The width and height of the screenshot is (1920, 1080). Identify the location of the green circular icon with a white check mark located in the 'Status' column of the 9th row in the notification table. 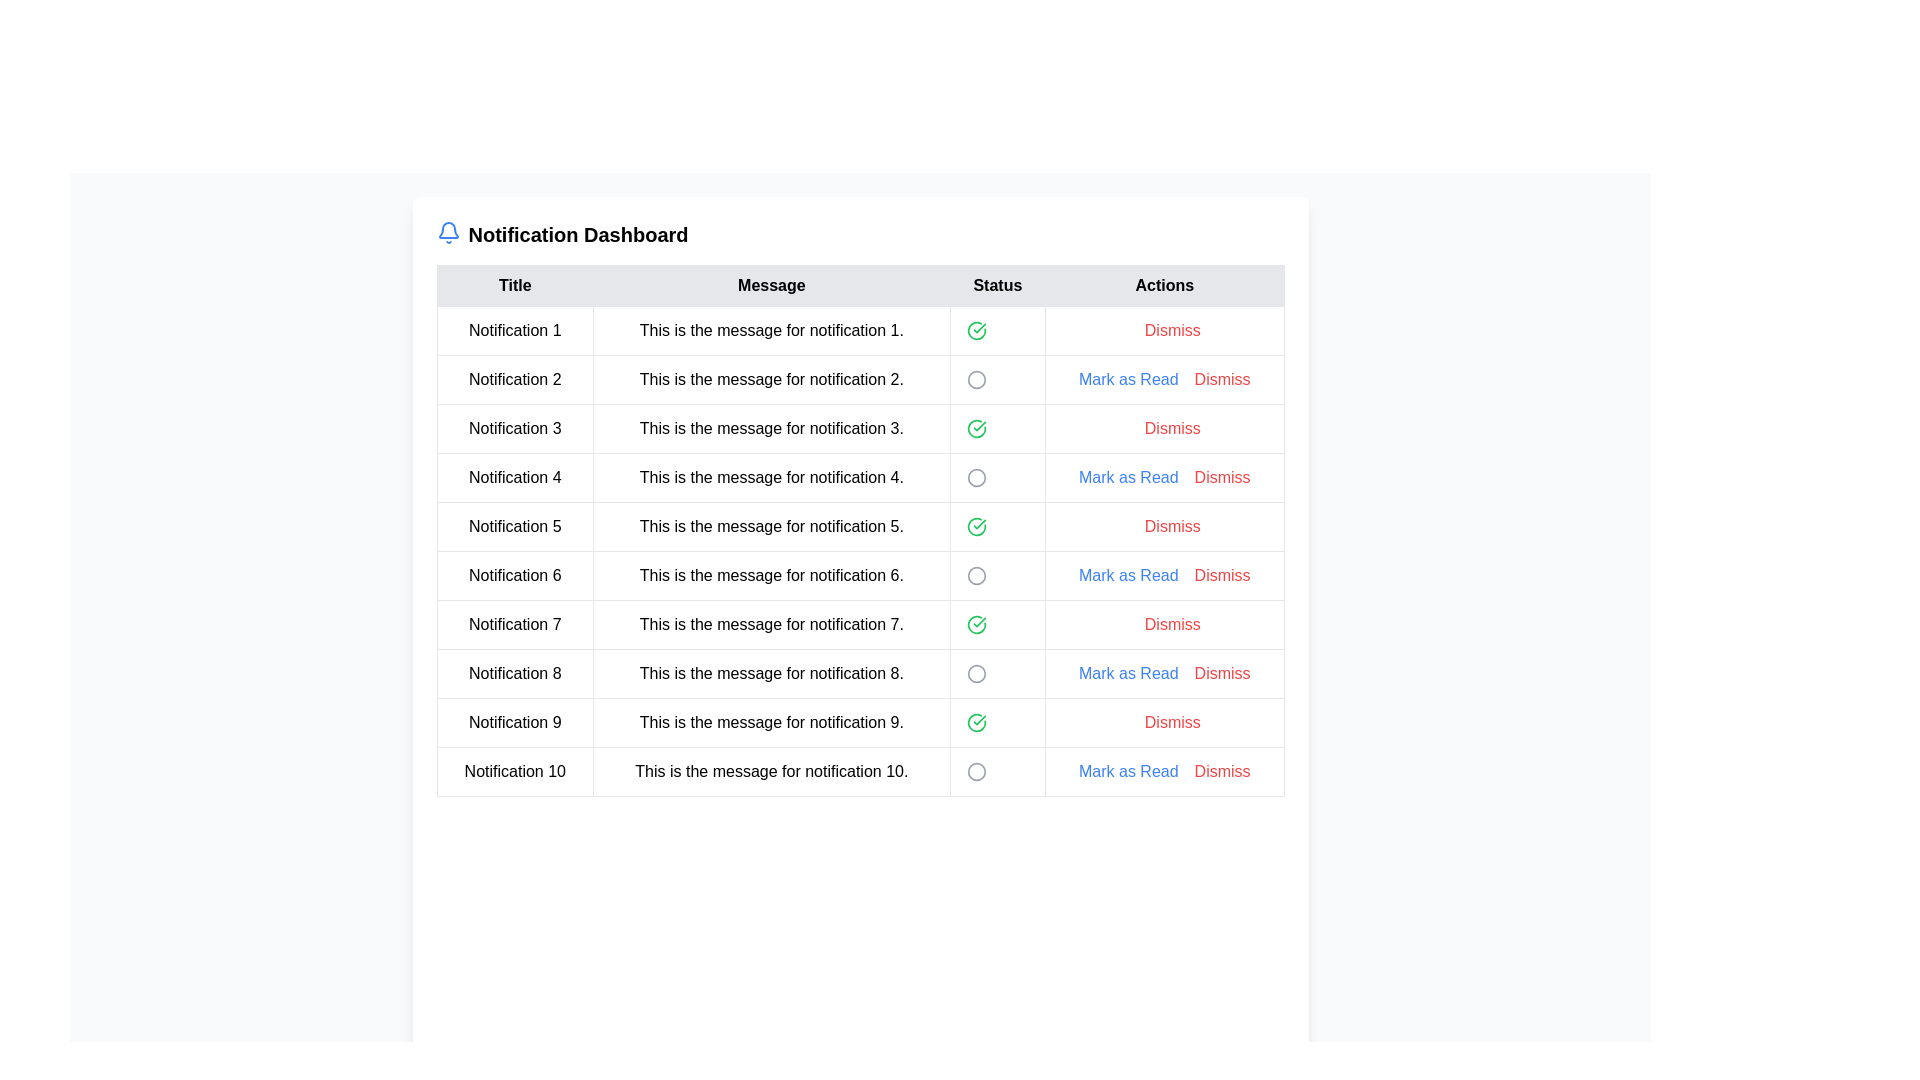
(976, 722).